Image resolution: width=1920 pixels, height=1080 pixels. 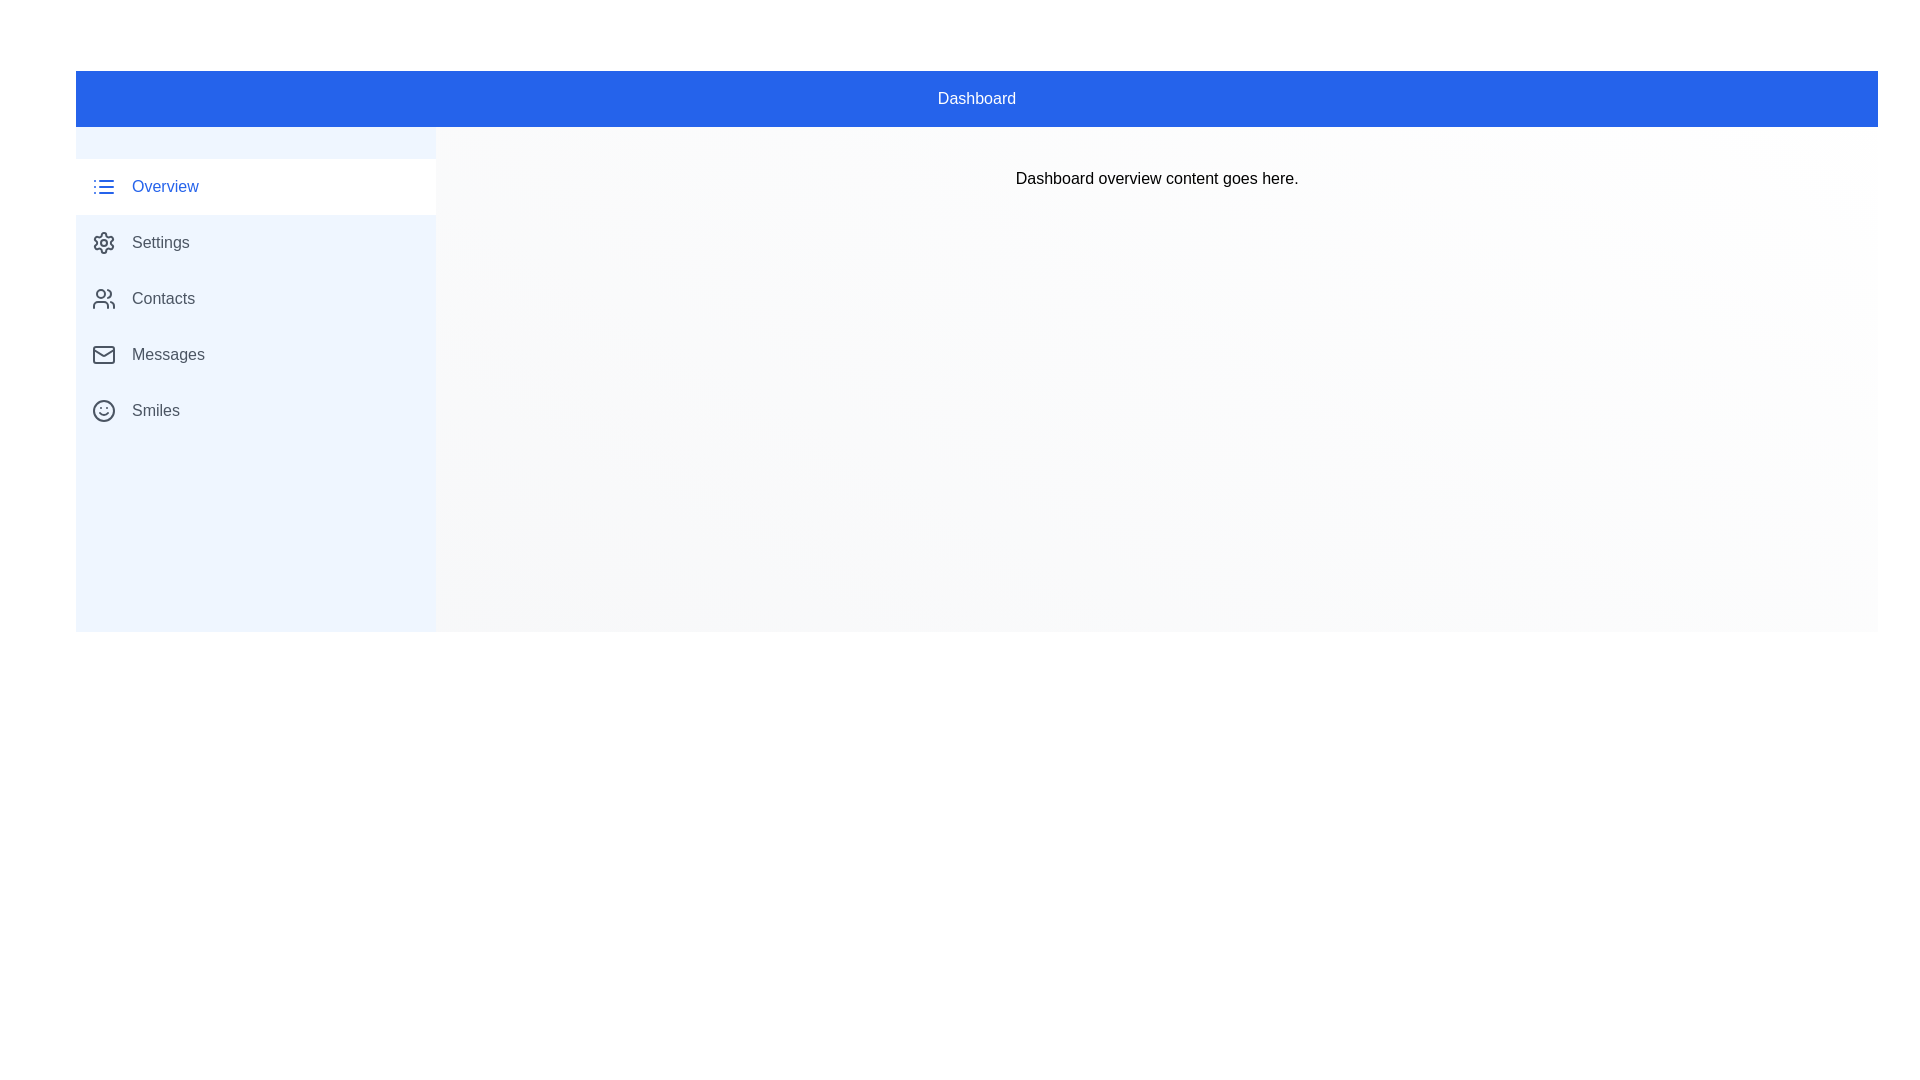 What do you see at coordinates (255, 299) in the screenshot?
I see `the 'Contacts' button in the vertical navigation menu` at bounding box center [255, 299].